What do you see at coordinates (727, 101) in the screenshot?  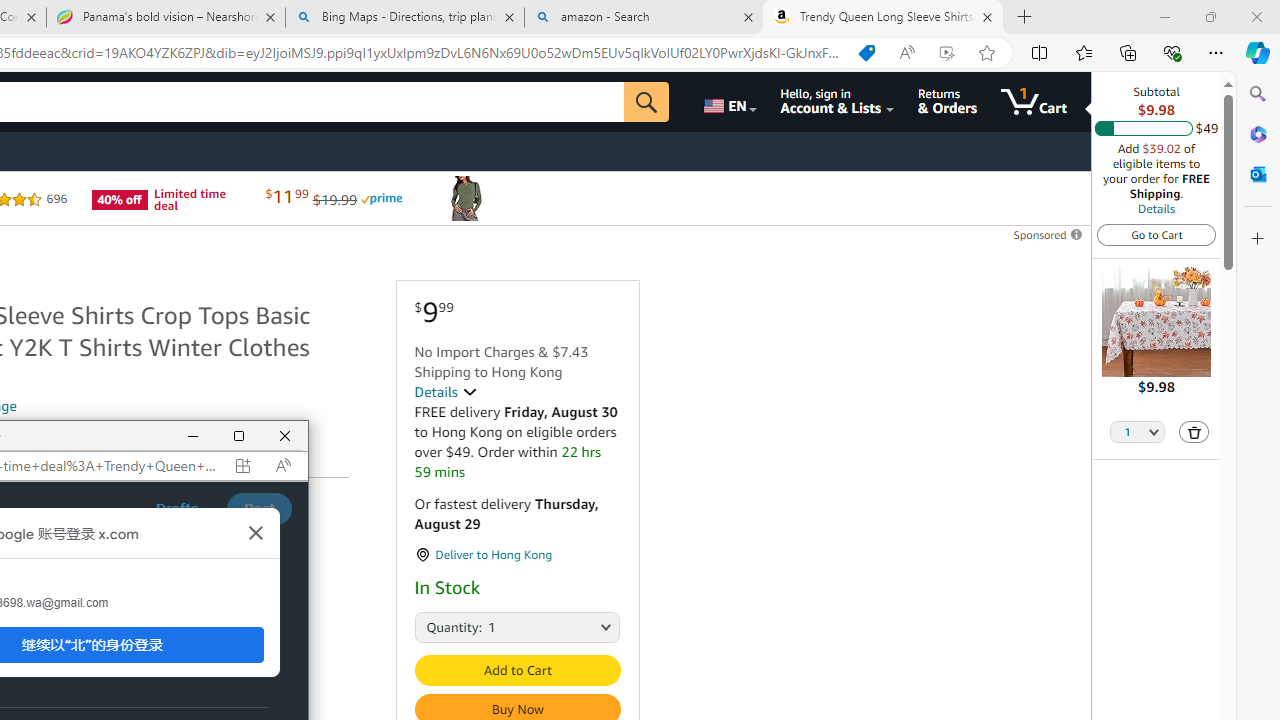 I see `'Choose a language for shopping.'` at bounding box center [727, 101].